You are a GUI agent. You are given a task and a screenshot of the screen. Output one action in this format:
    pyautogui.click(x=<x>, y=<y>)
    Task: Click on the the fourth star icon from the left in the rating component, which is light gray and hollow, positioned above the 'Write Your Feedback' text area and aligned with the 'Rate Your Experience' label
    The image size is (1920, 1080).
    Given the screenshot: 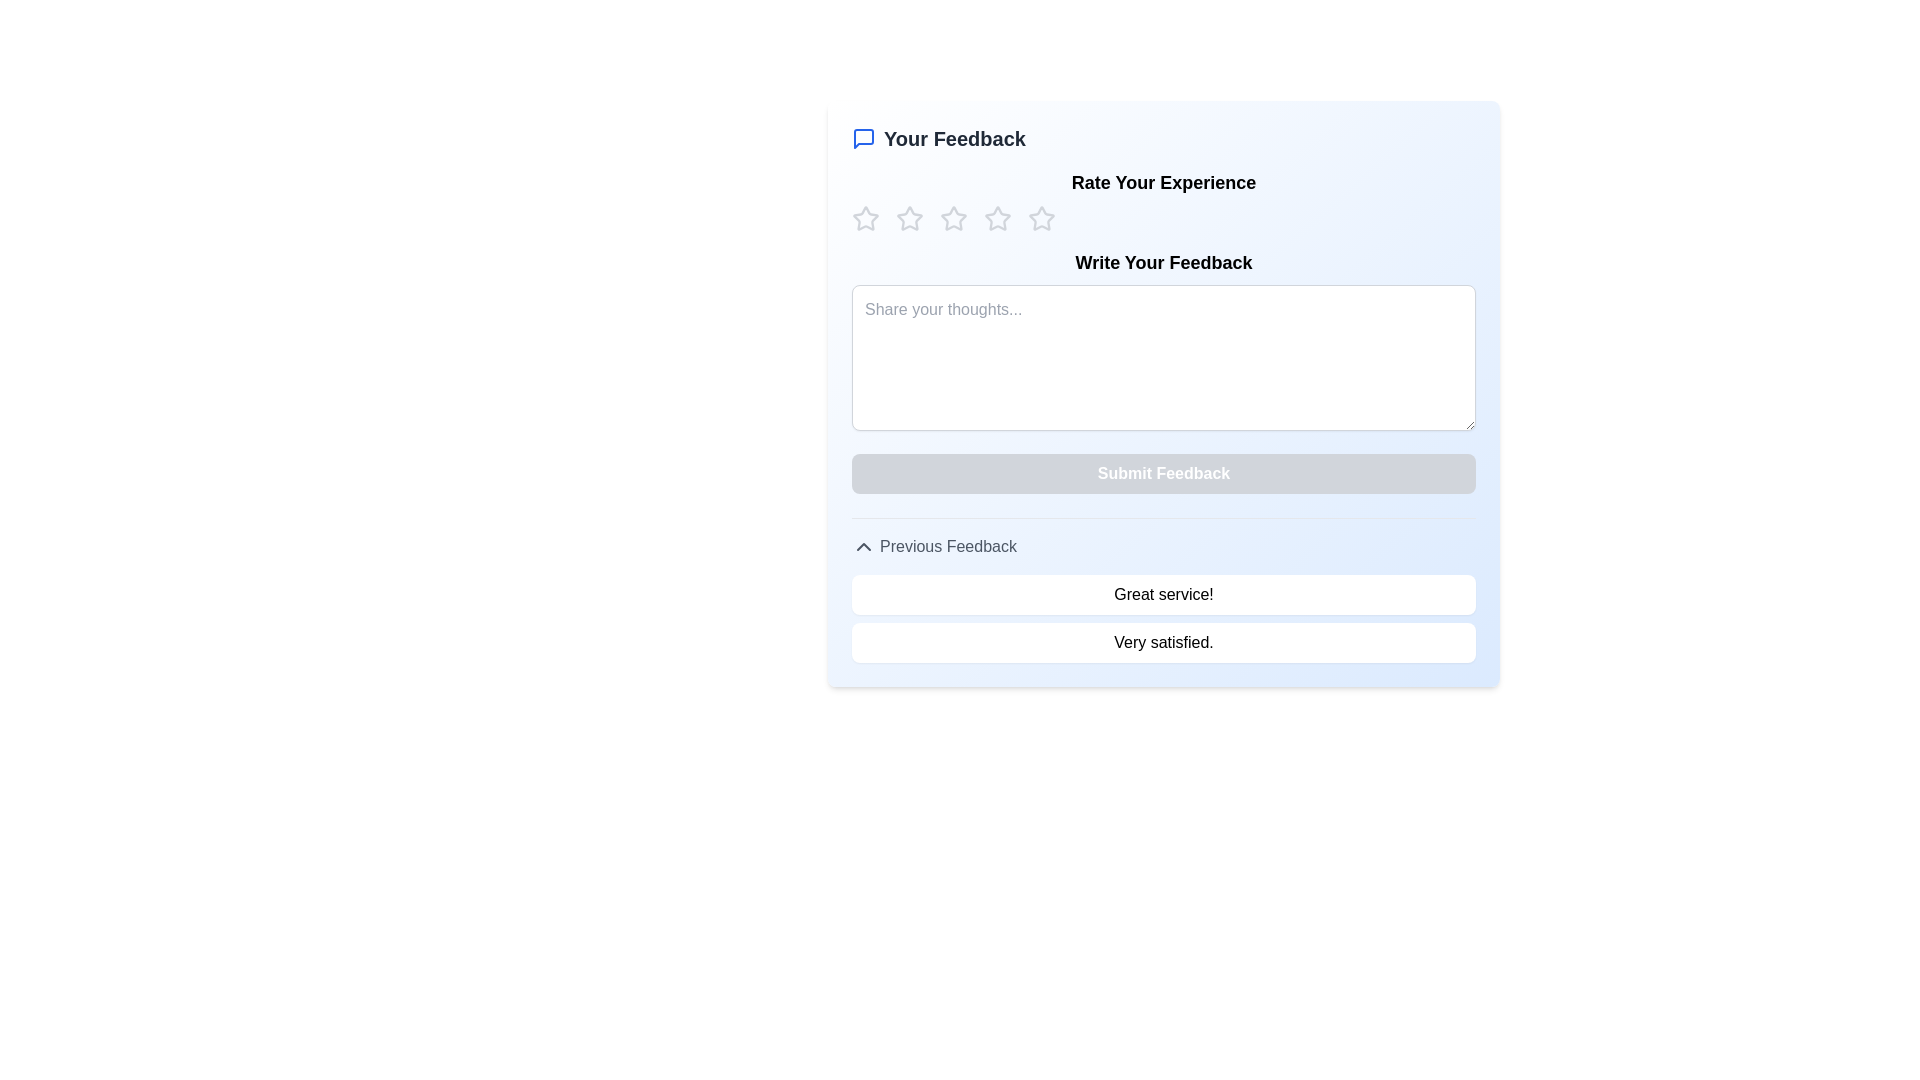 What is the action you would take?
    pyautogui.click(x=998, y=219)
    